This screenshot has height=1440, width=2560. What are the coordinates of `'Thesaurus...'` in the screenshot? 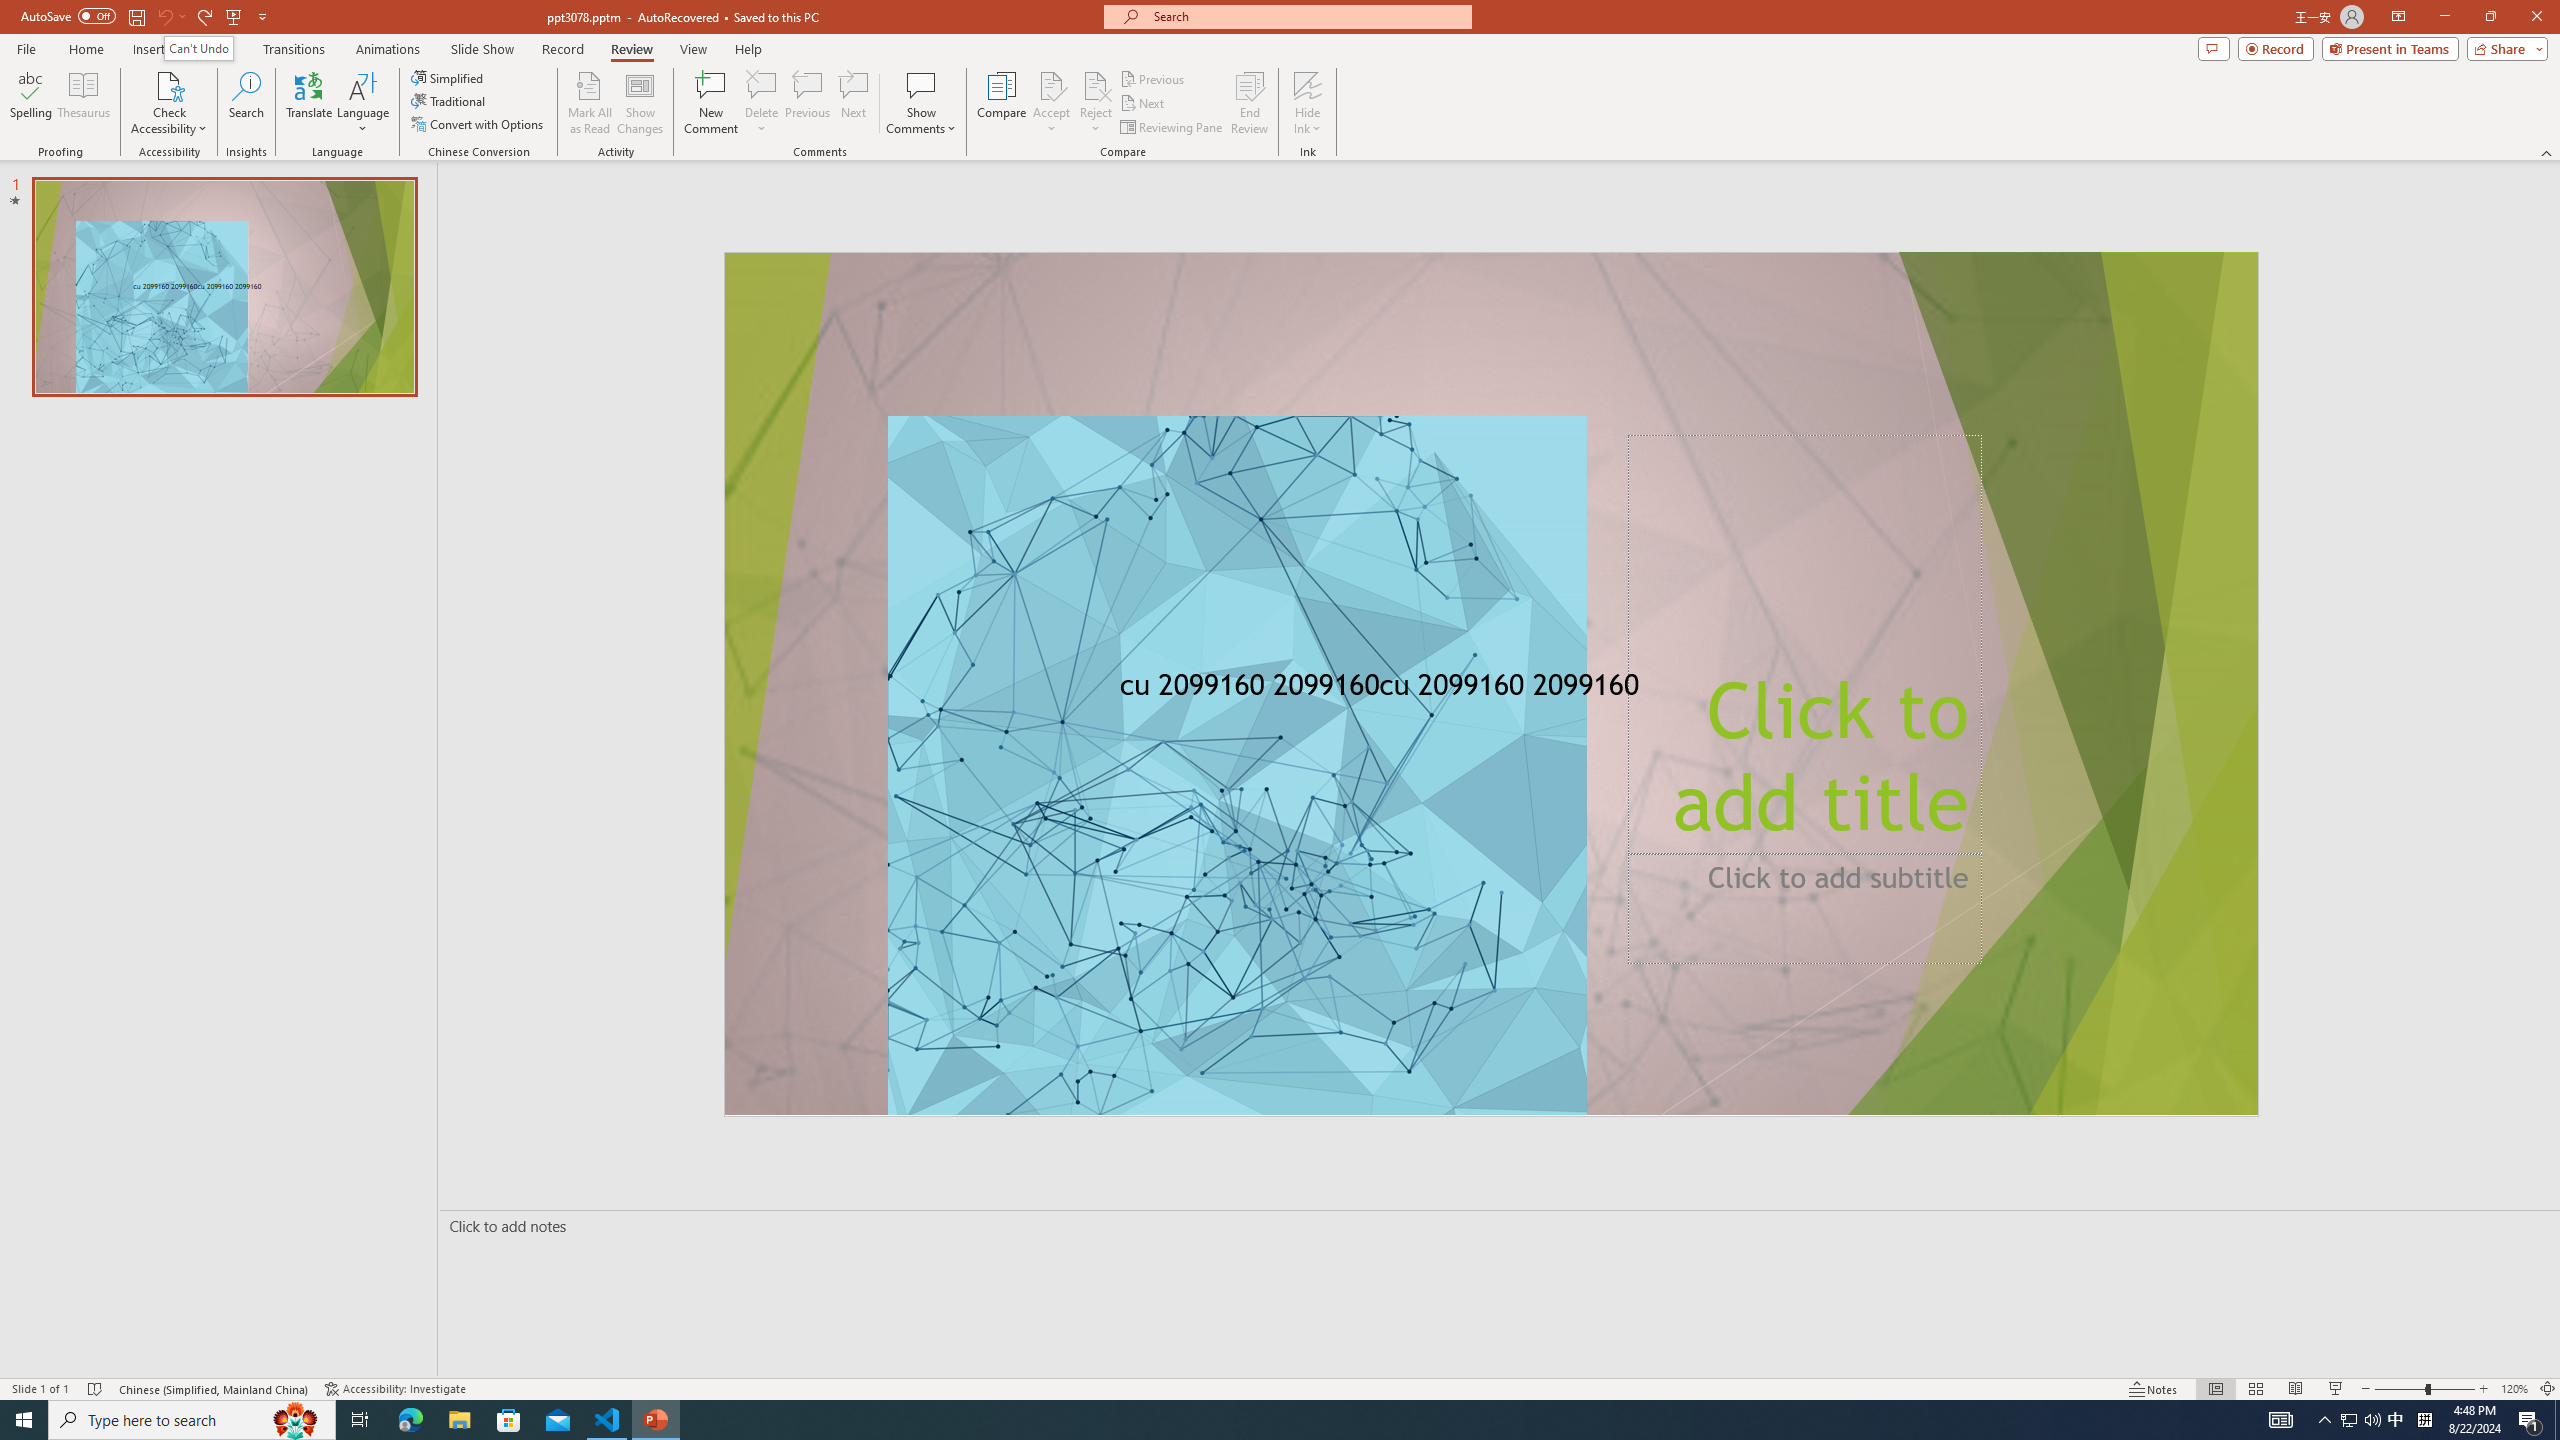 It's located at (82, 103).